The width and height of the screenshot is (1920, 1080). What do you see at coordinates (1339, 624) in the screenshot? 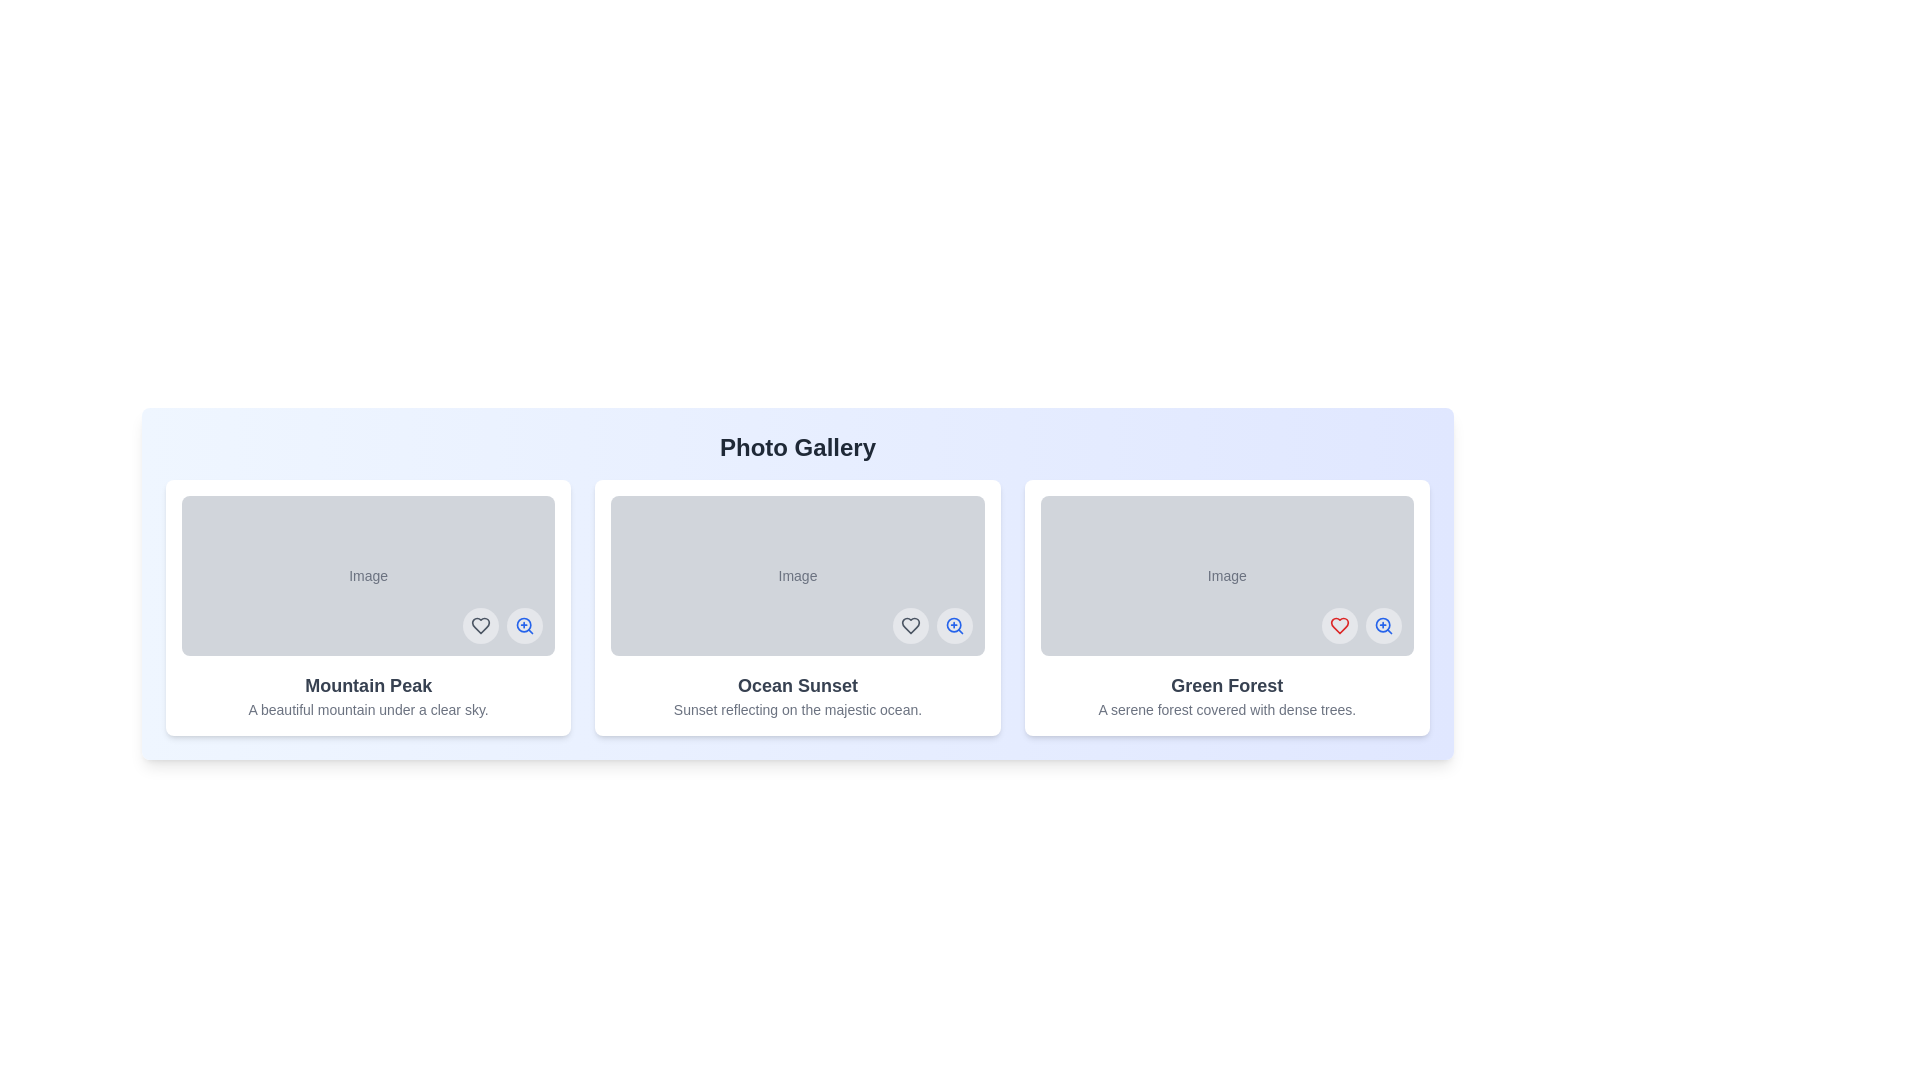
I see `'like' button for the image titled 'Green Forest' to toggle its liked state` at bounding box center [1339, 624].